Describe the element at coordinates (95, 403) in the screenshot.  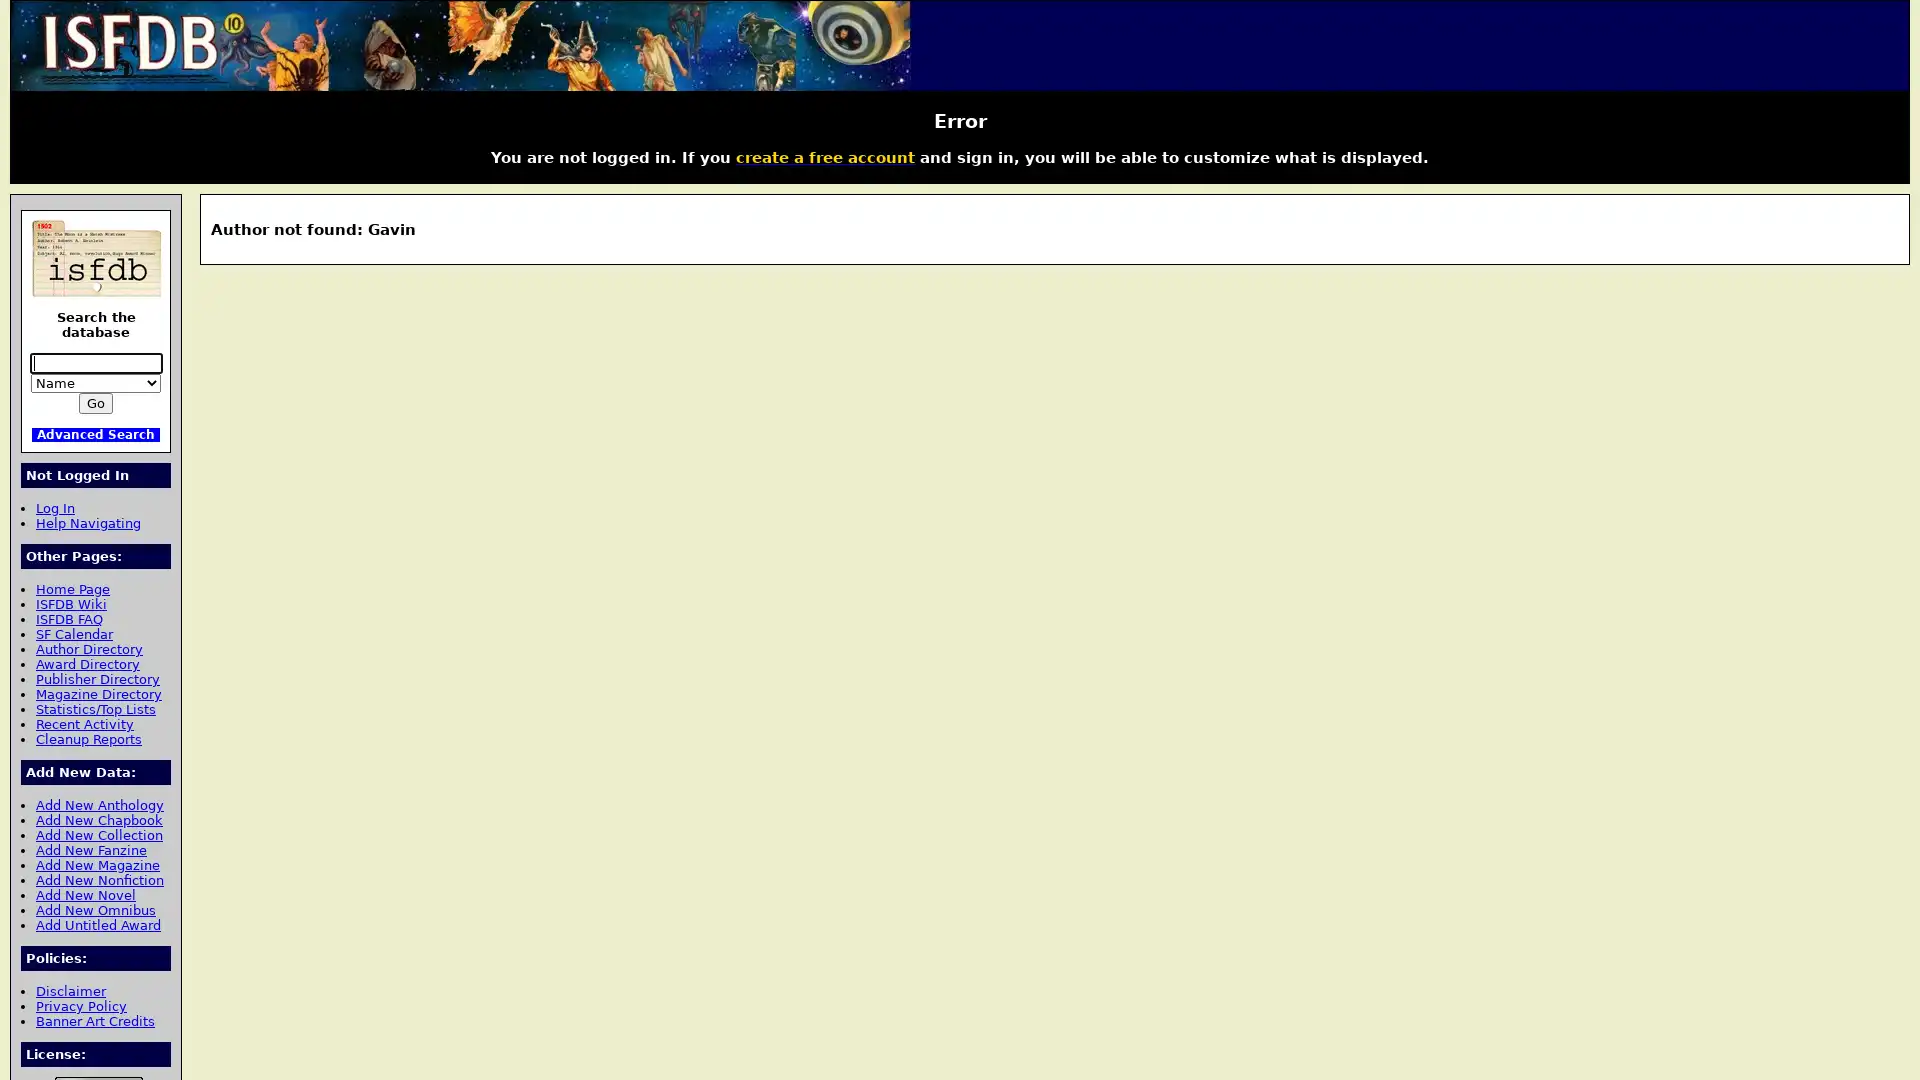
I see `Go` at that location.